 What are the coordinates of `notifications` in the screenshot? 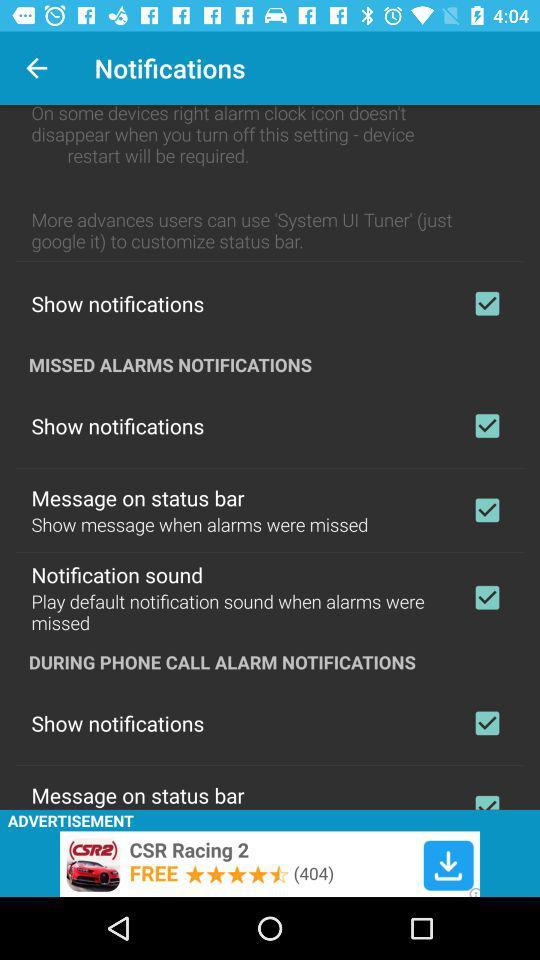 It's located at (486, 722).